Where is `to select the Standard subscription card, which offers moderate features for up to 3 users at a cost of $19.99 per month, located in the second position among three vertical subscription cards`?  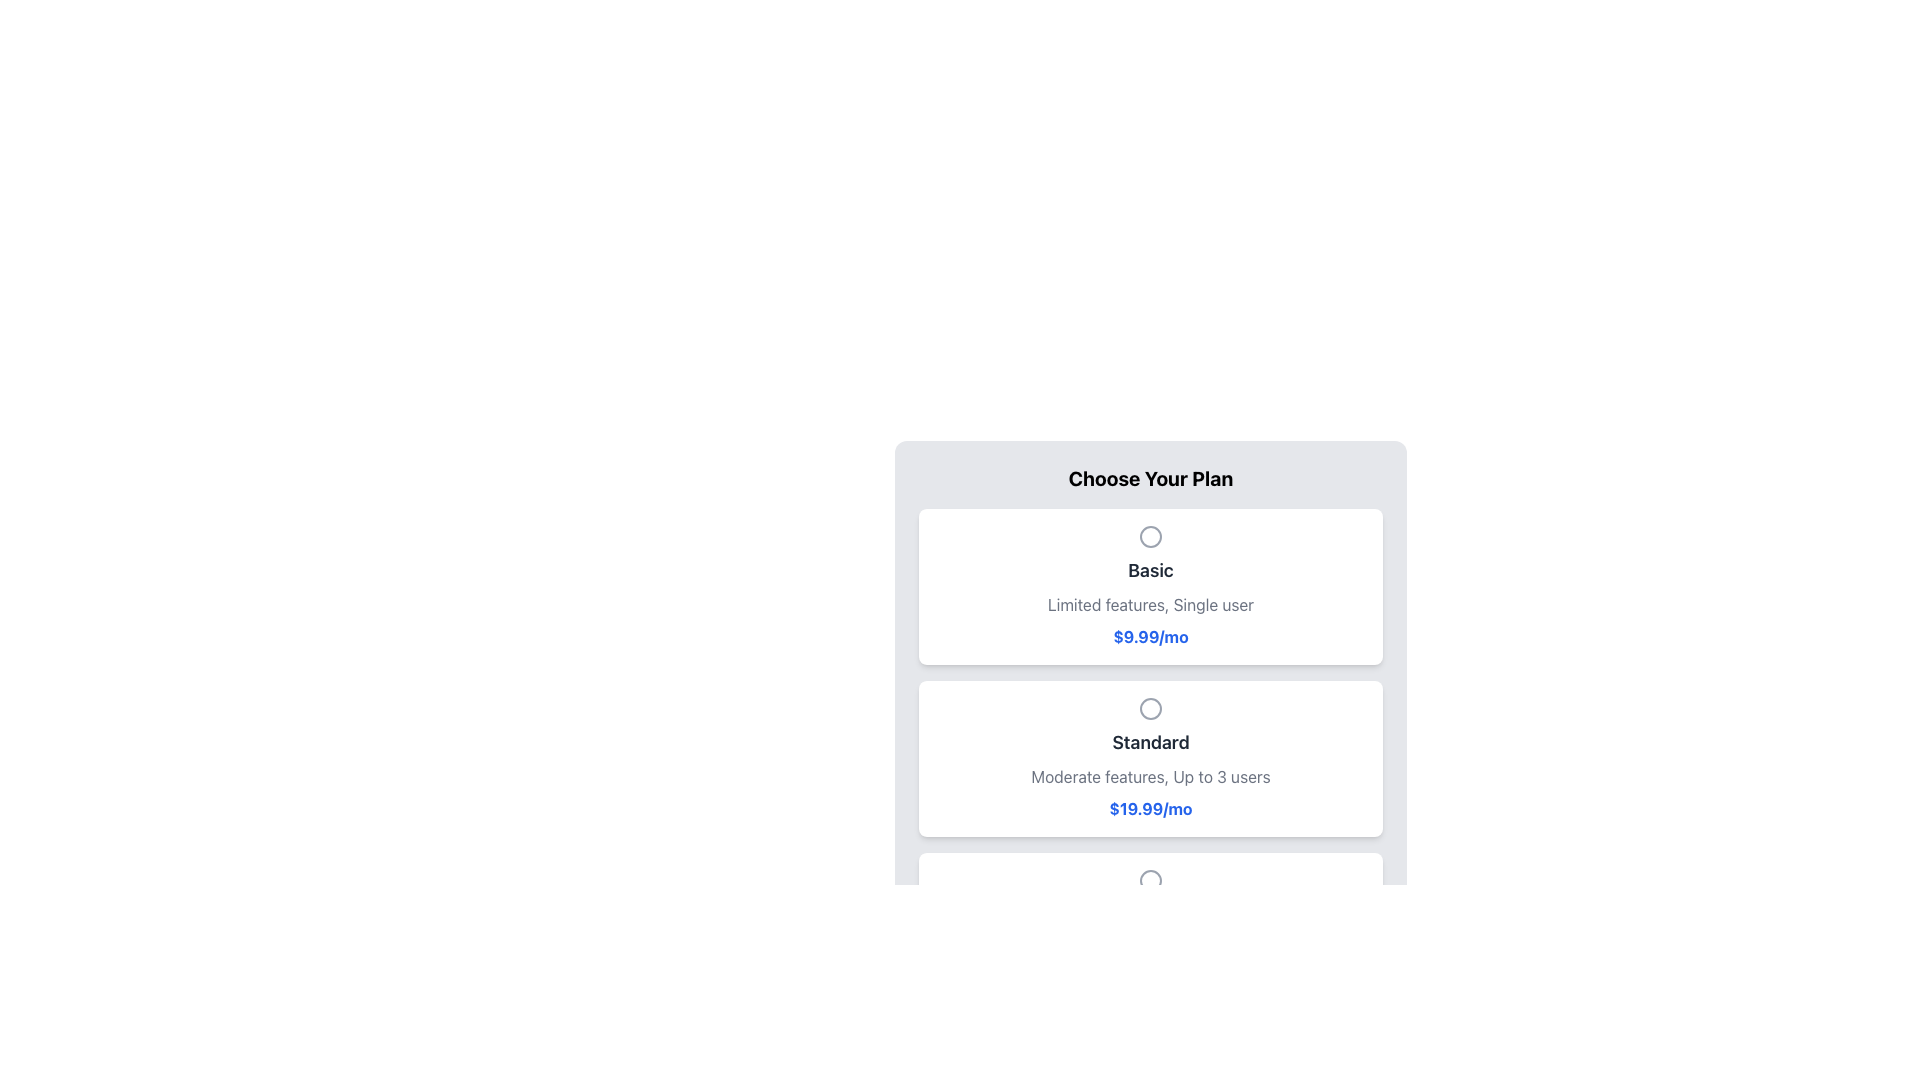 to select the Standard subscription card, which offers moderate features for up to 3 users at a cost of $19.99 per month, located in the second position among three vertical subscription cards is located at coordinates (1151, 759).